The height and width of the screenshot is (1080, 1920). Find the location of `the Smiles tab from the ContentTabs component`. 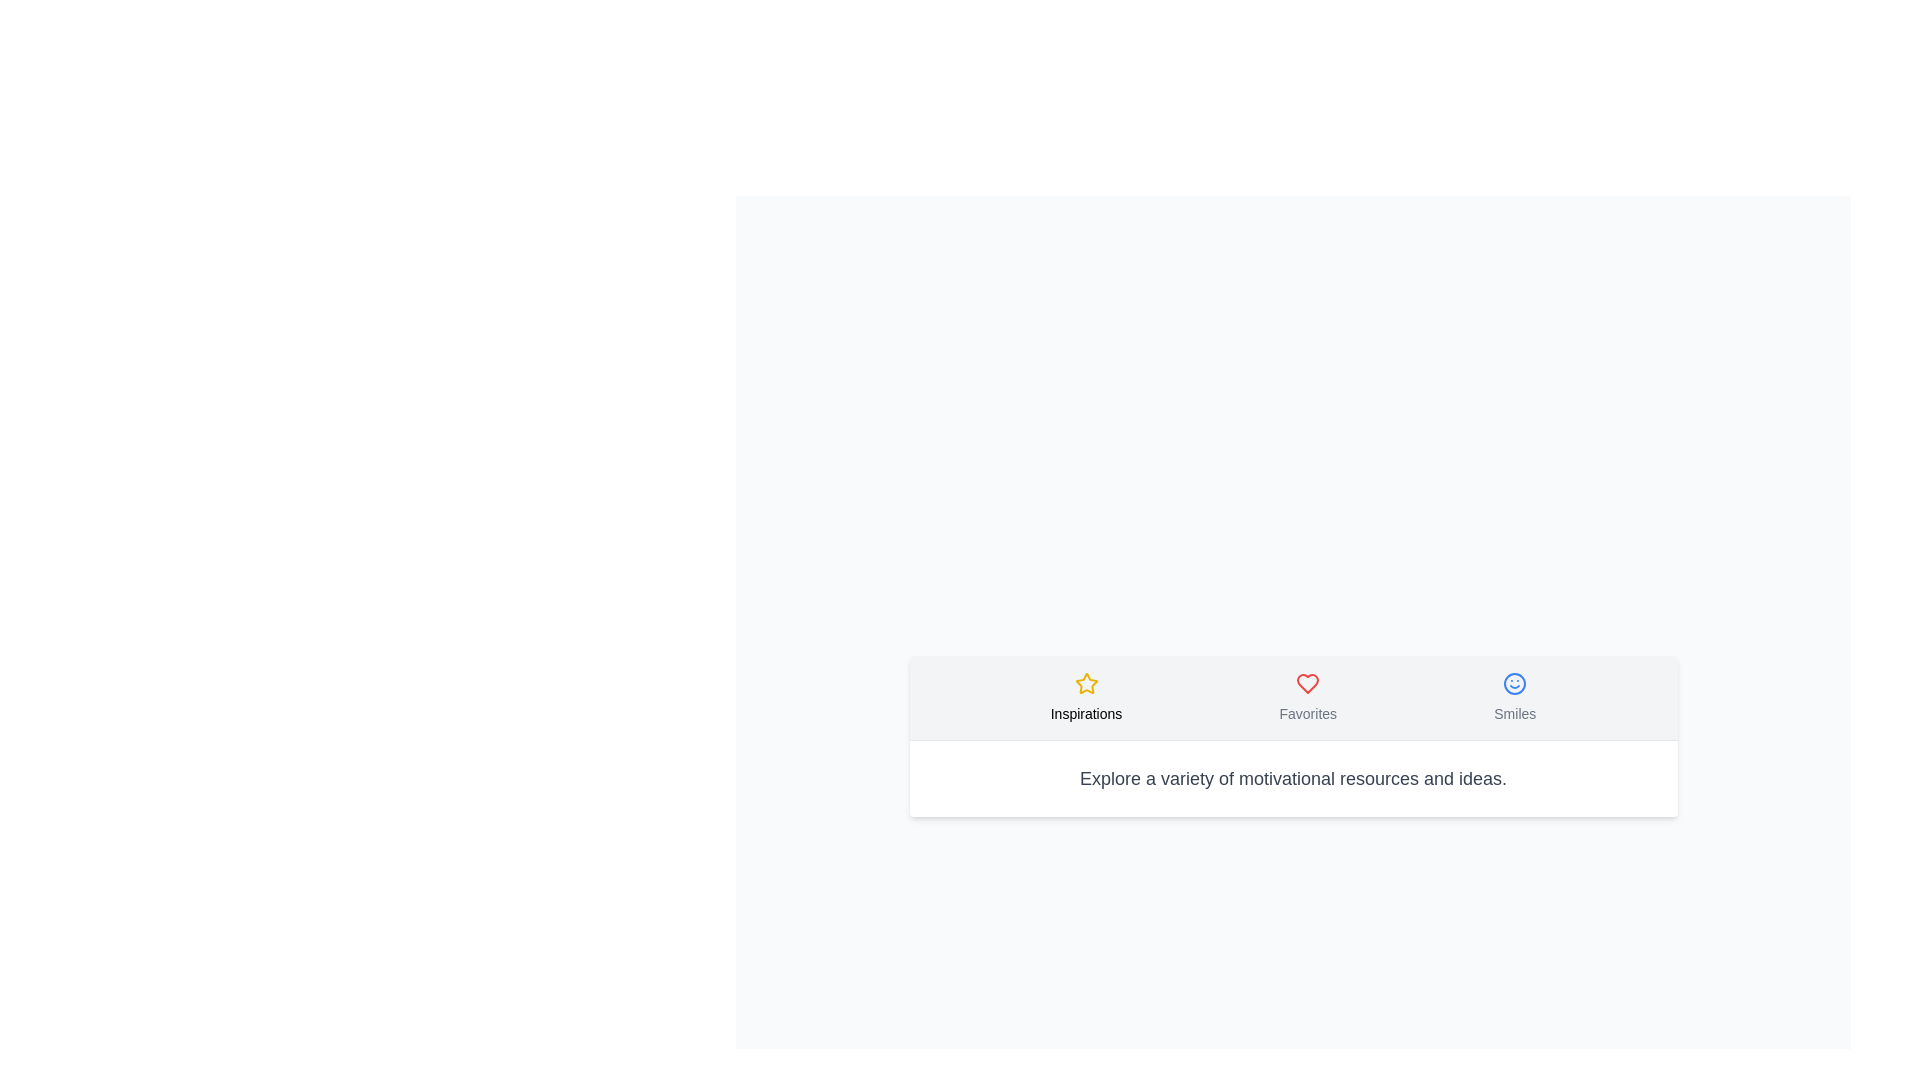

the Smiles tab from the ContentTabs component is located at coordinates (1515, 696).